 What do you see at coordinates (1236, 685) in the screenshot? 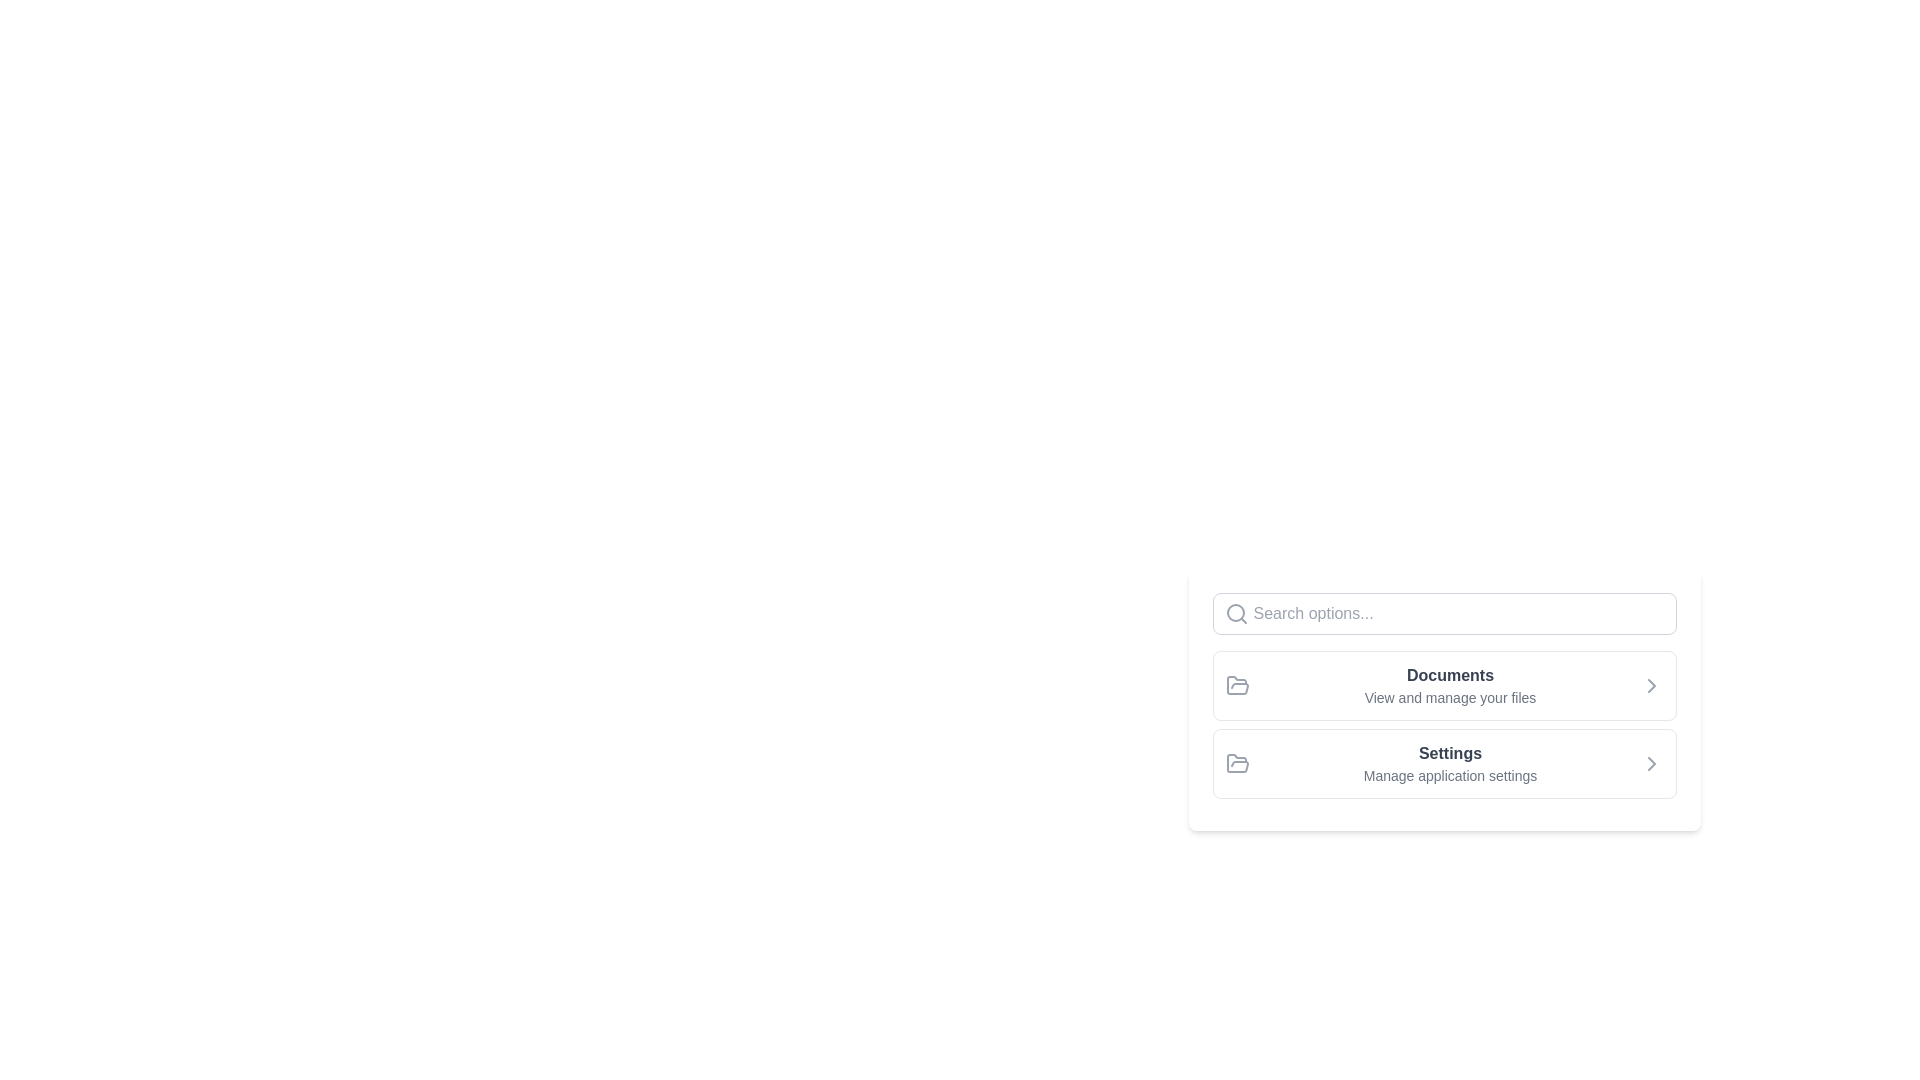
I see `details of the open folder icon located to the left of the 'Documents' text block` at bounding box center [1236, 685].